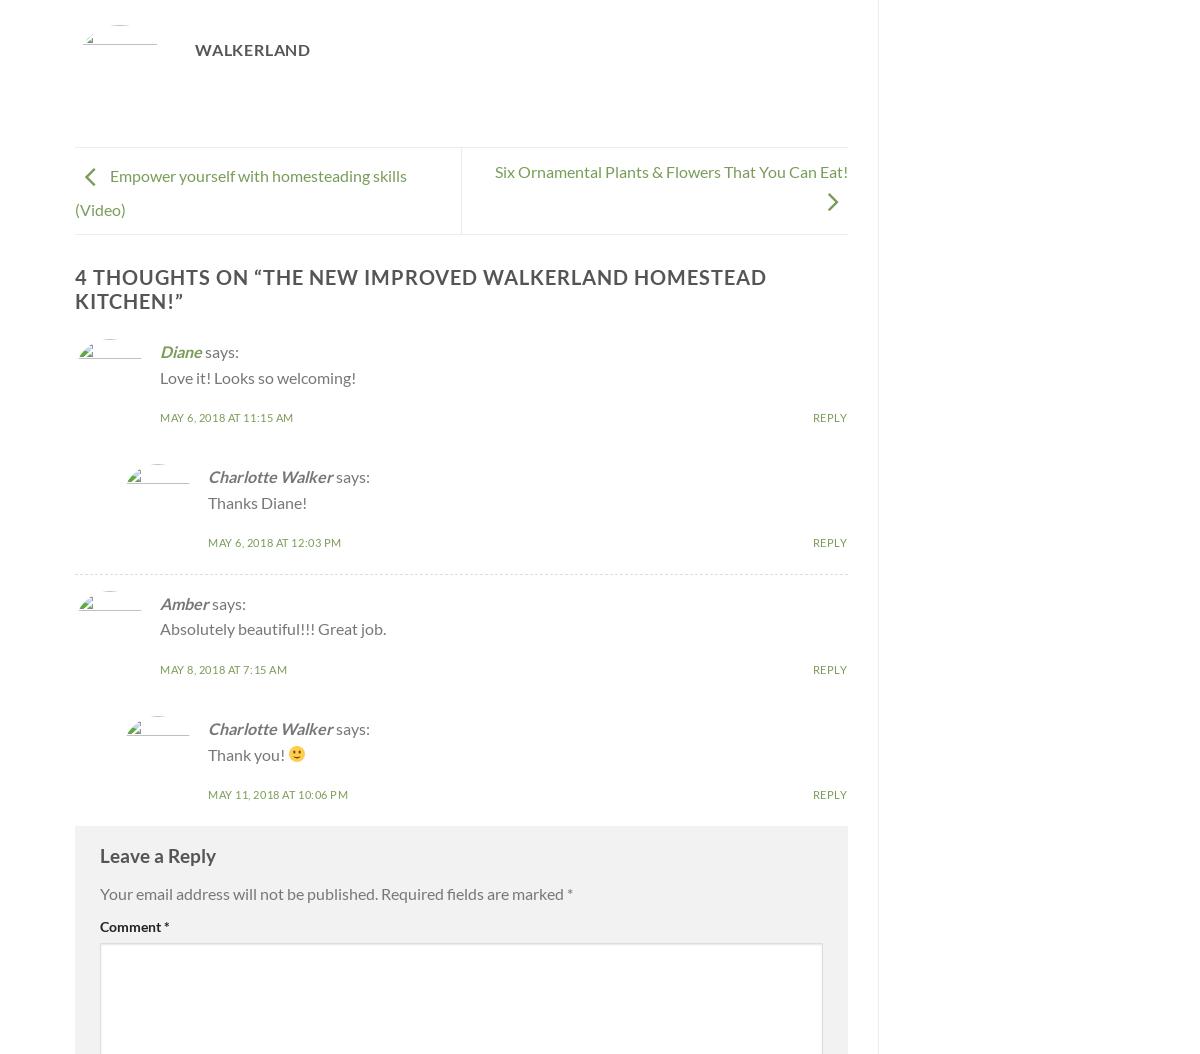 The image size is (1200, 1054). I want to click on 'Comment', so click(132, 924).